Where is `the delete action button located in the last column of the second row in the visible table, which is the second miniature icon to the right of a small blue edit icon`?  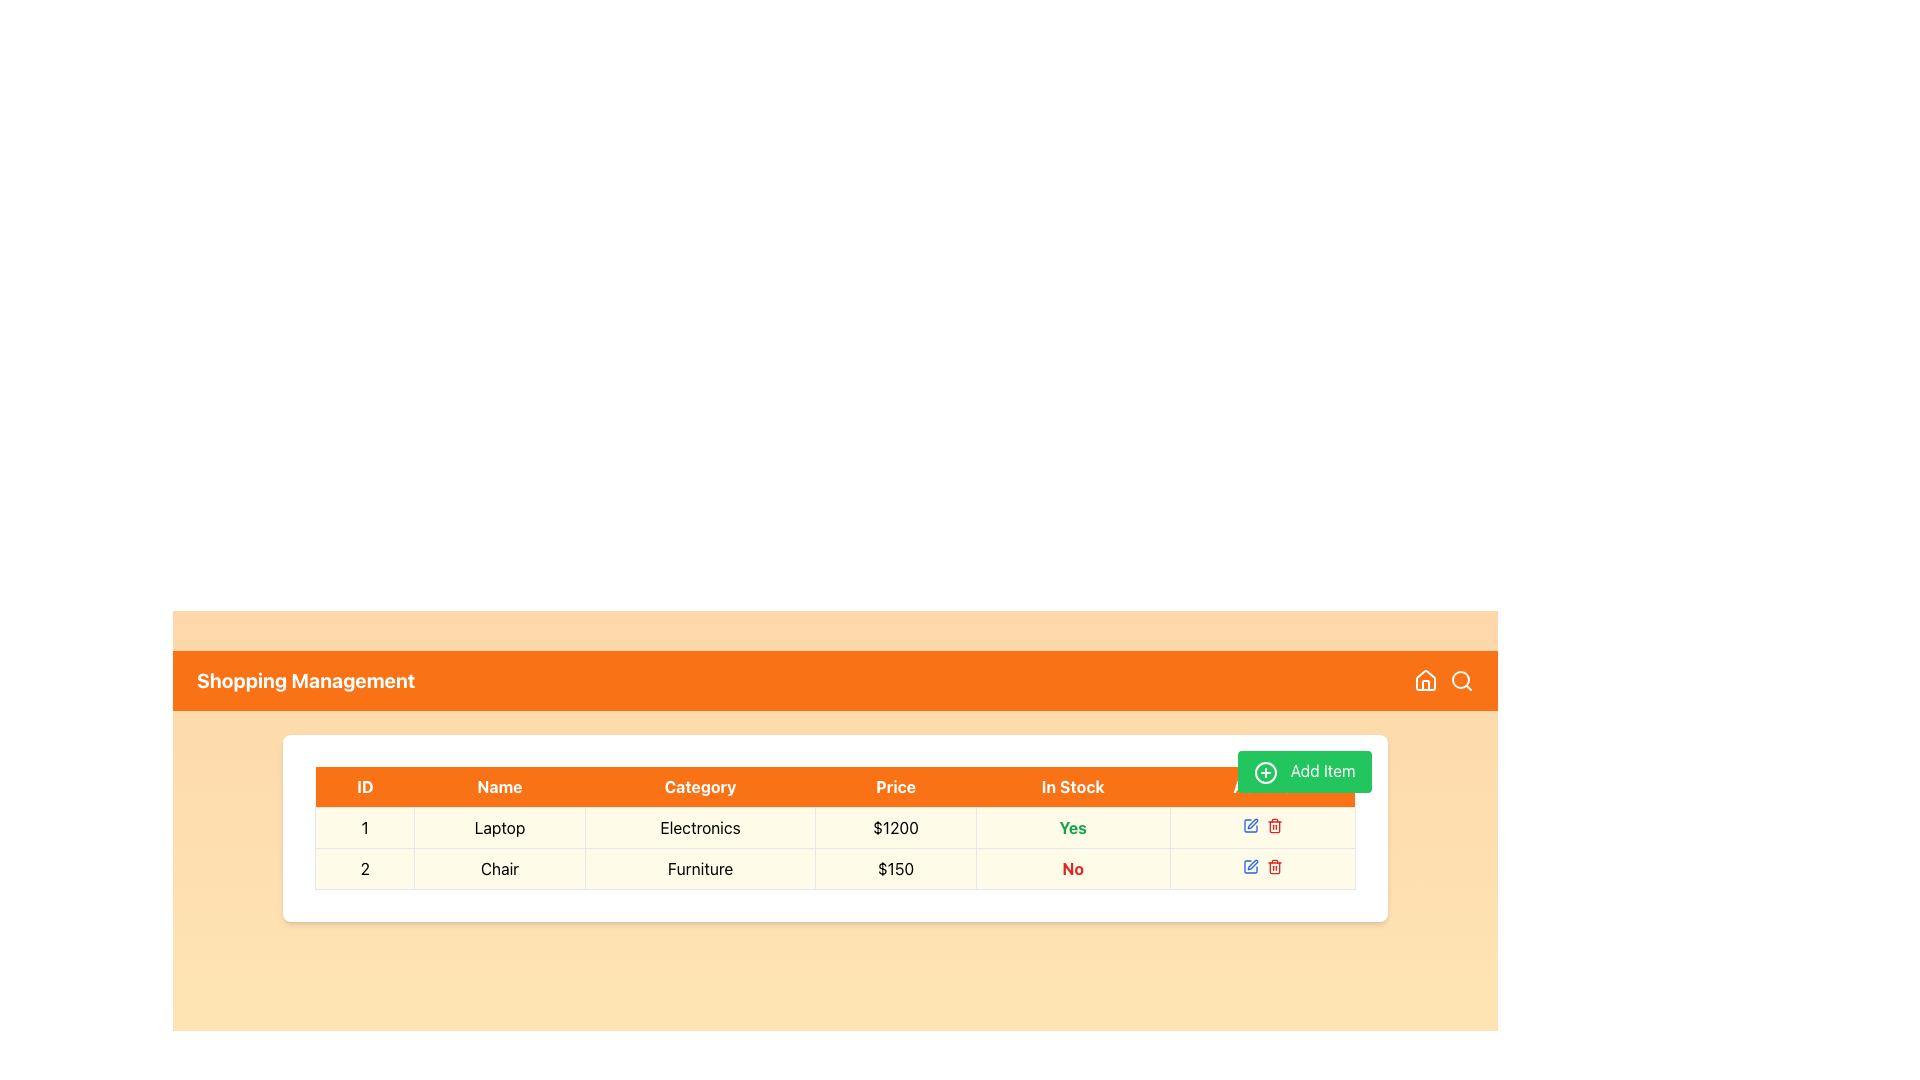
the delete action button located in the last column of the second row in the visible table, which is the second miniature icon to the right of a small blue edit icon is located at coordinates (1273, 825).